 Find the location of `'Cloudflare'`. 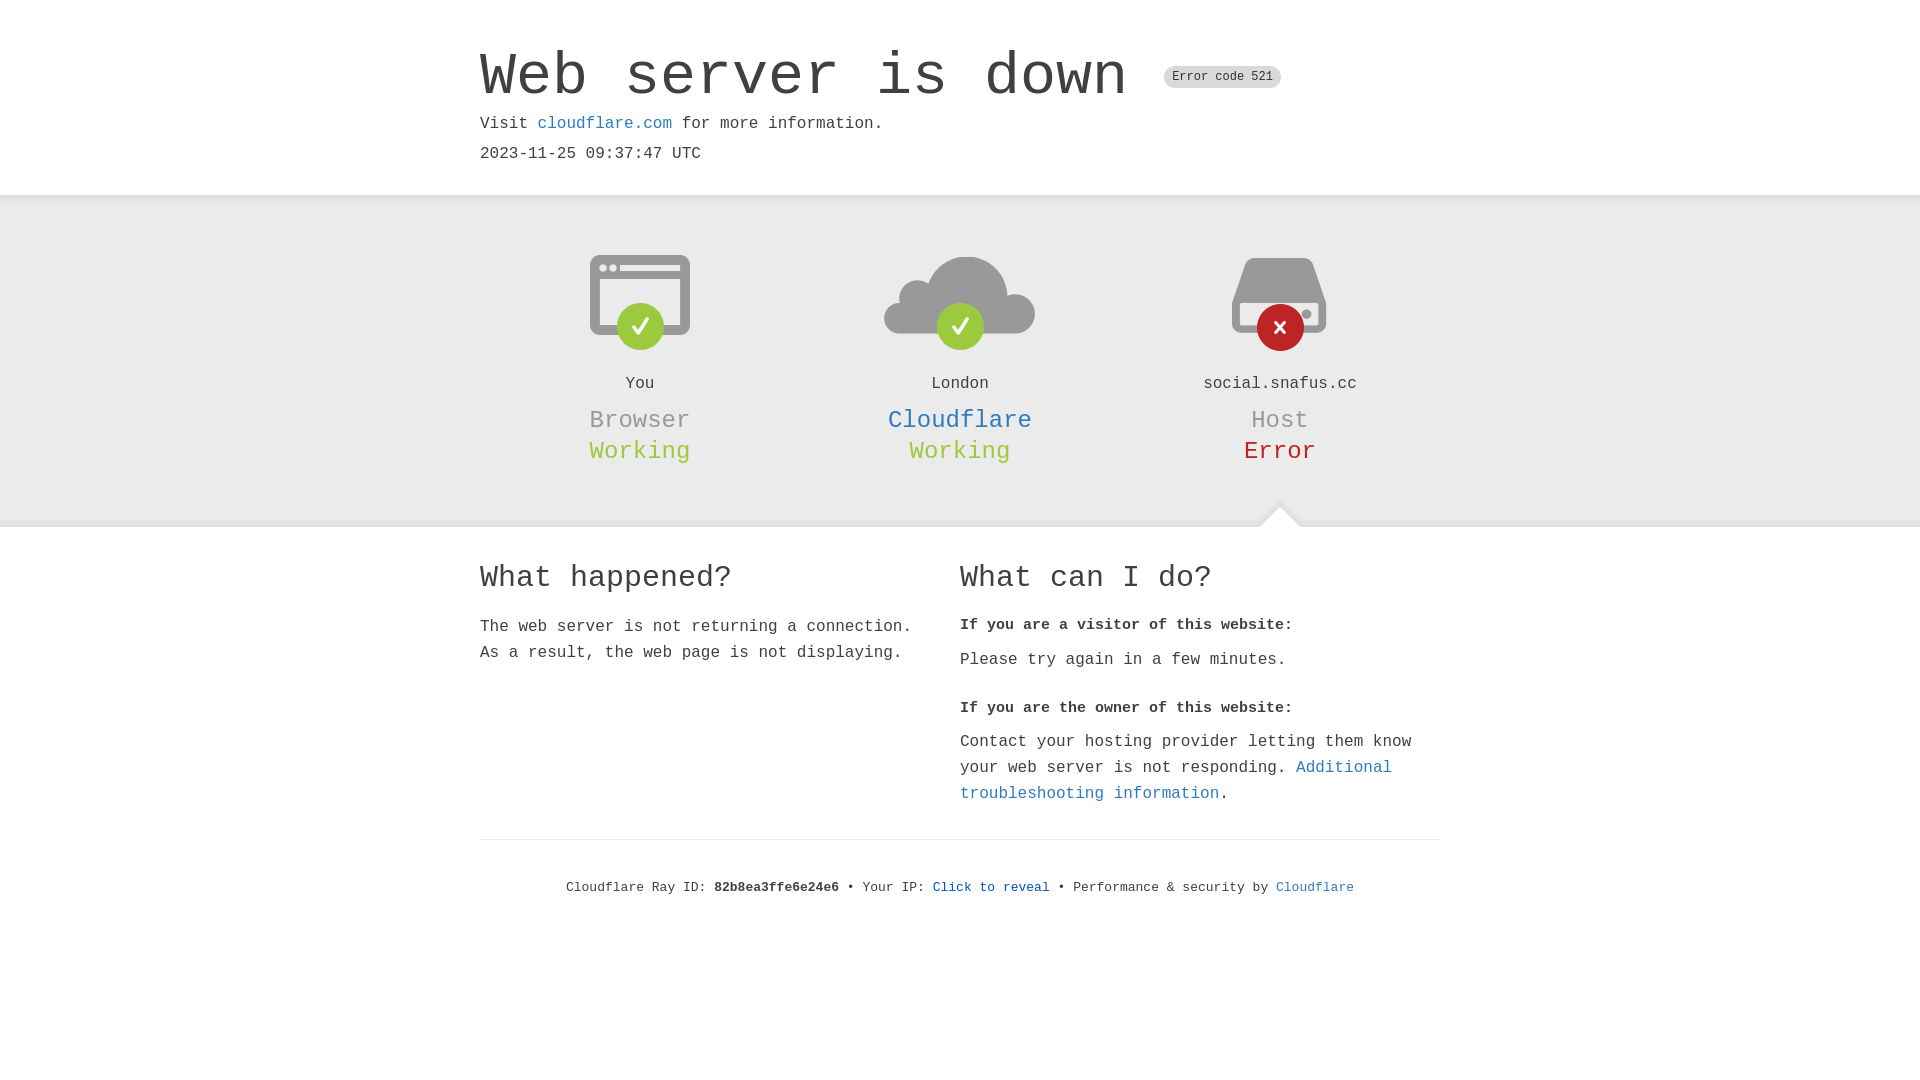

'Cloudflare' is located at coordinates (960, 419).